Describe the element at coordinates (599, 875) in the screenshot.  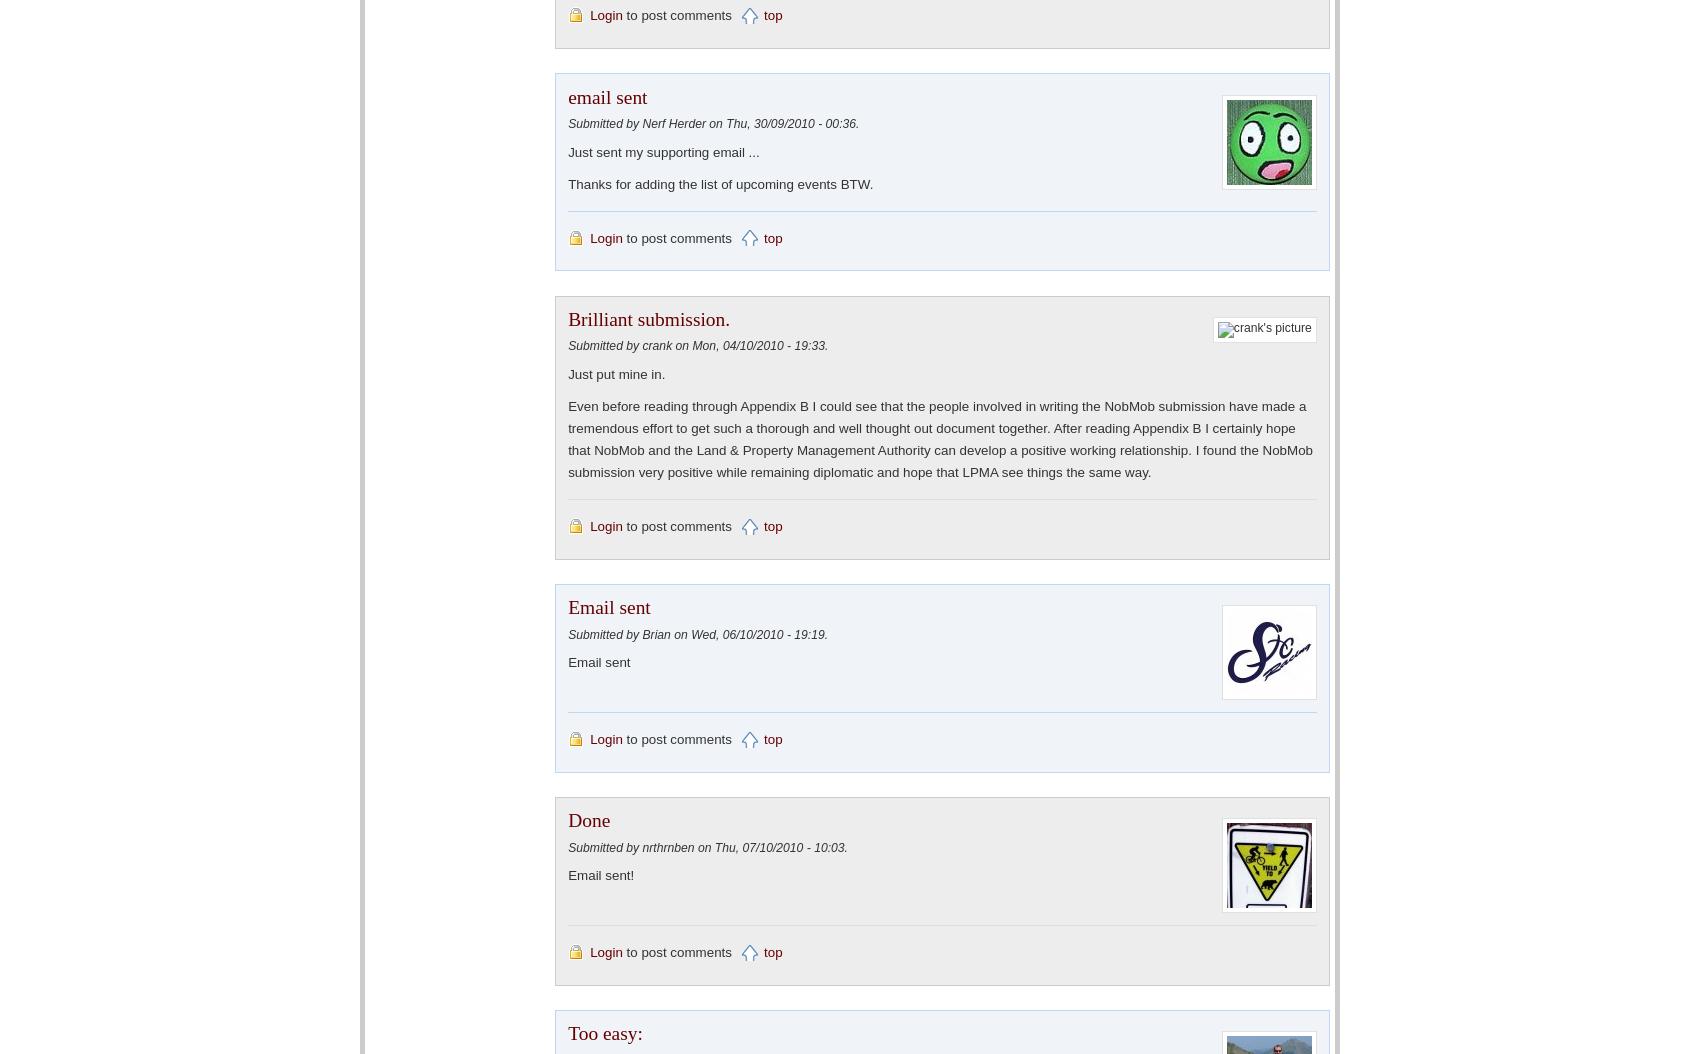
I see `'Email sent!'` at that location.